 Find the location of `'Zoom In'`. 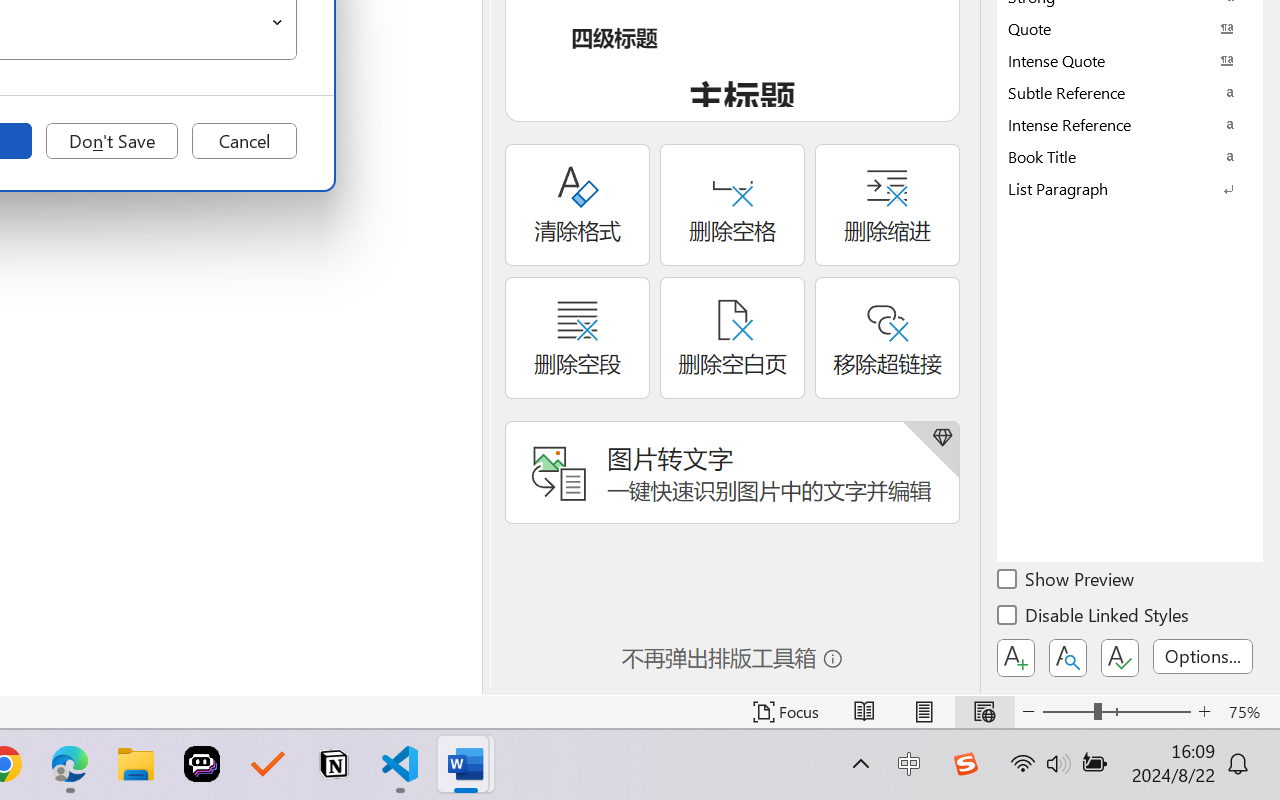

'Zoom In' is located at coordinates (1204, 711).